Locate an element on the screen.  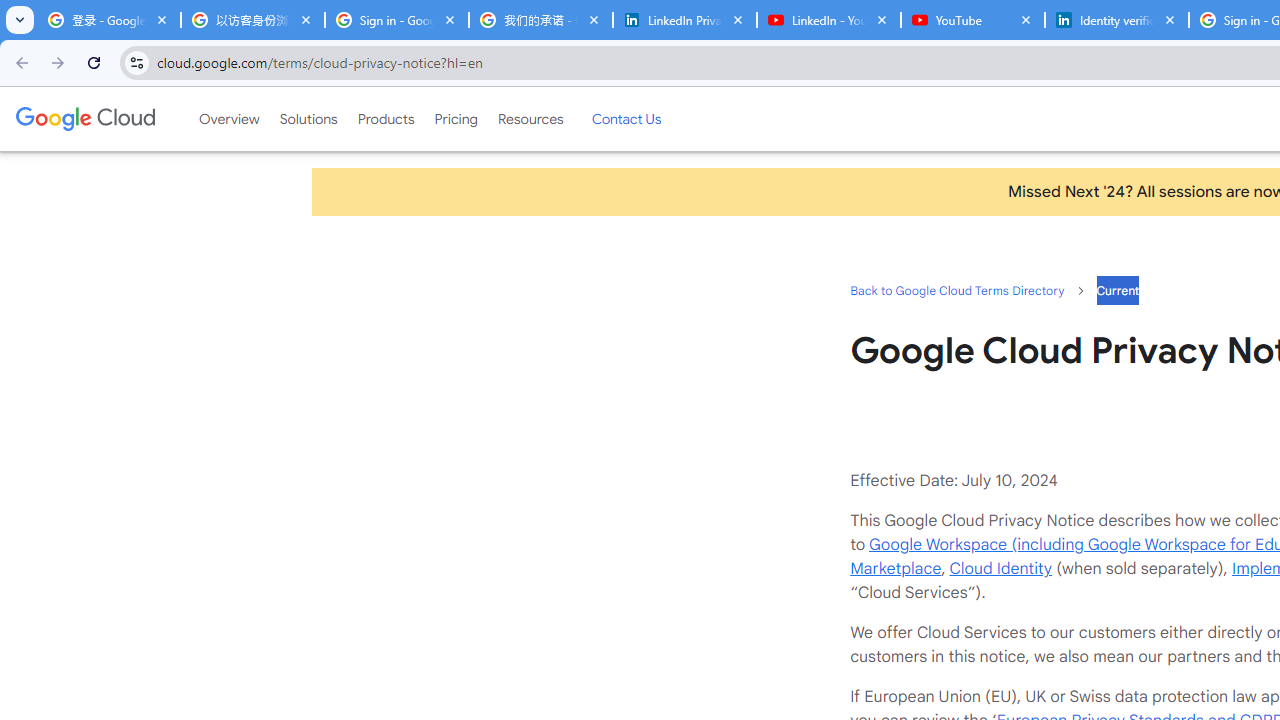
'Resources' is located at coordinates (530, 119).